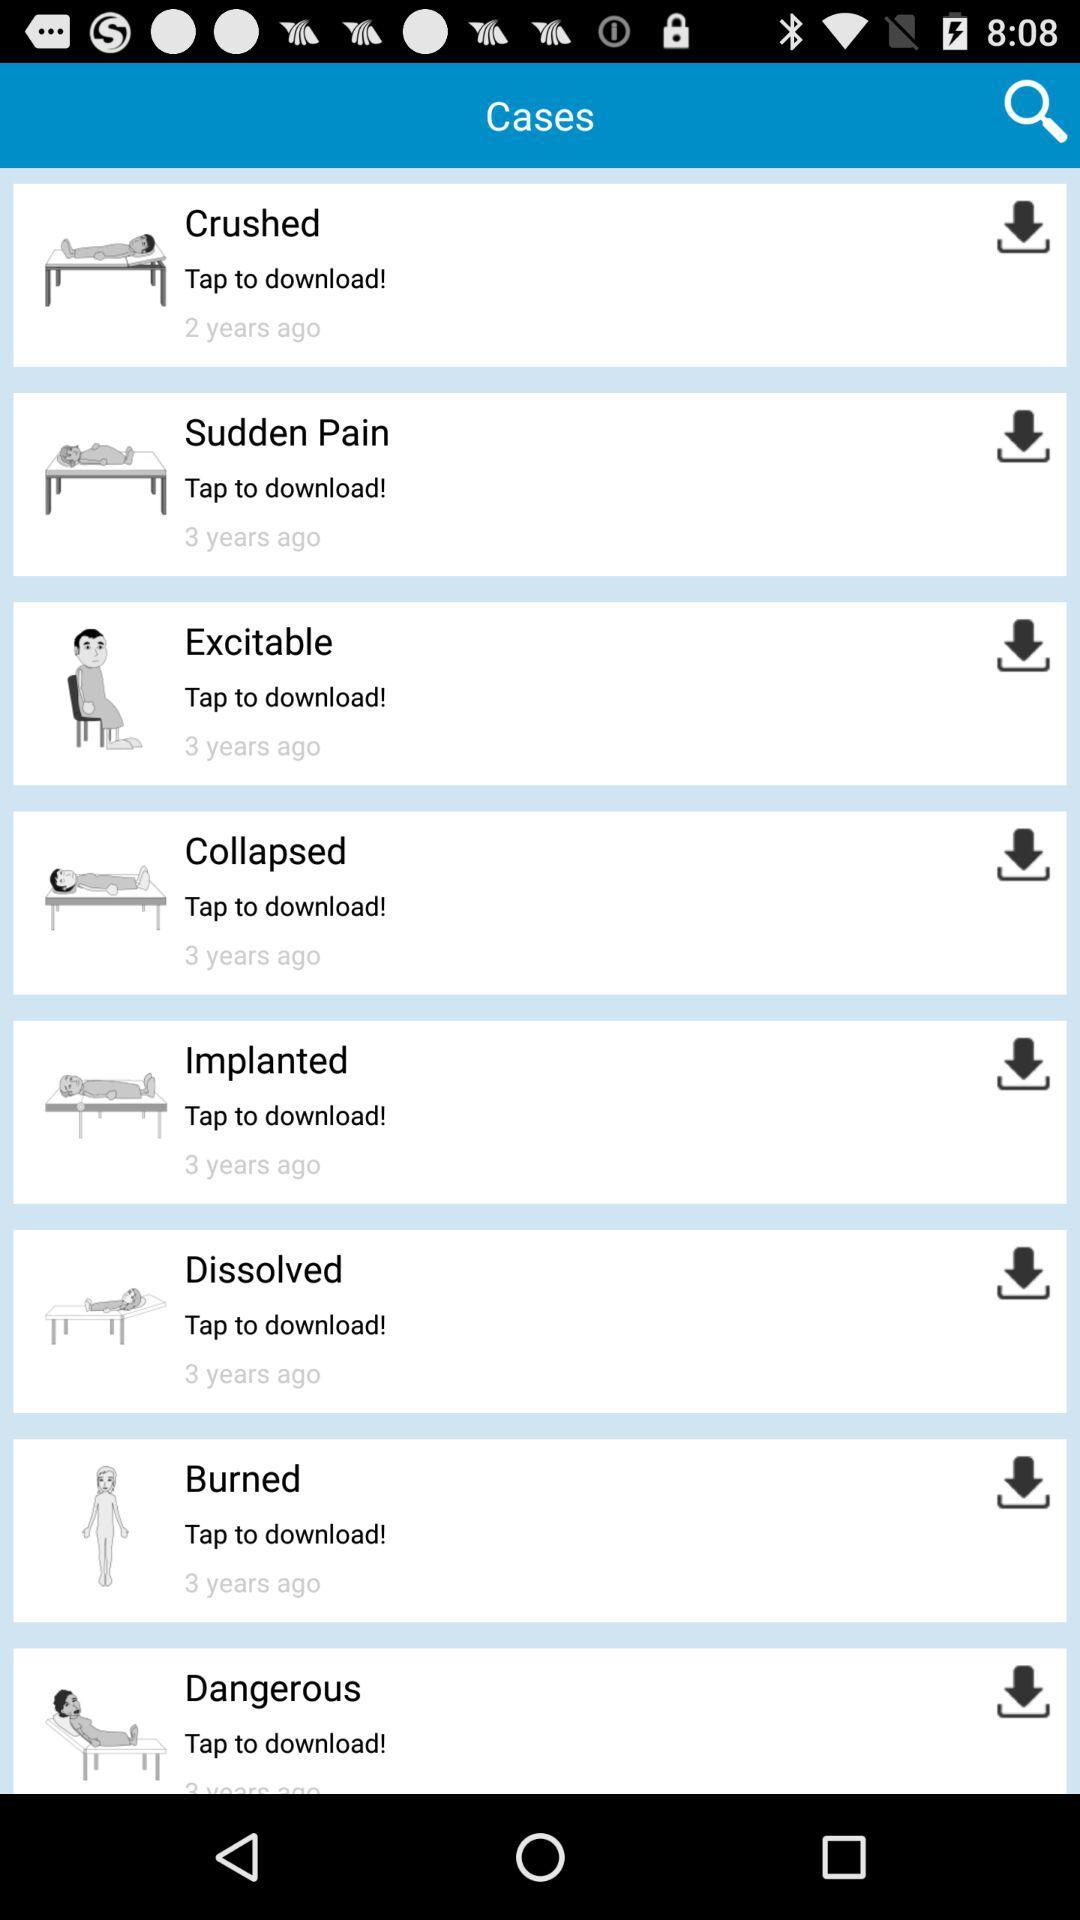  I want to click on the implanted item, so click(265, 1058).